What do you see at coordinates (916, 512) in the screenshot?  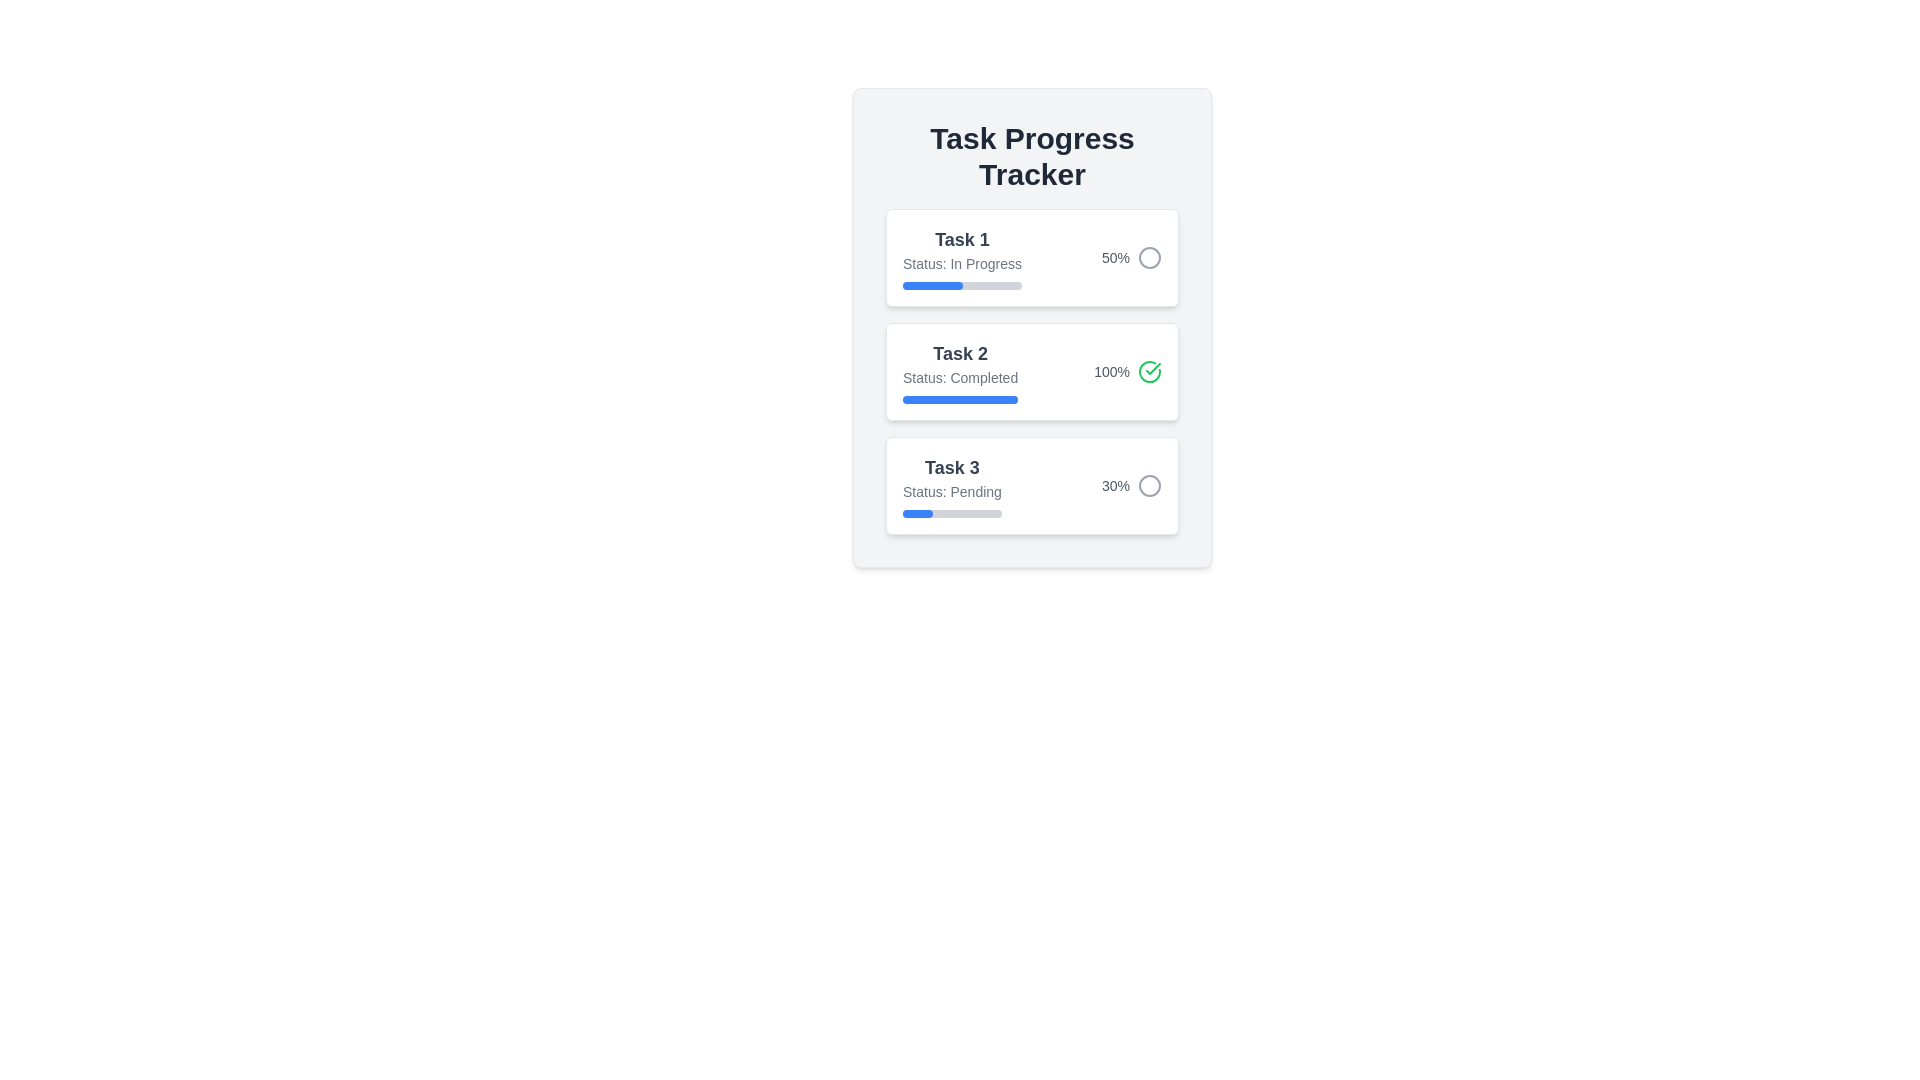 I see `the progress status of the blue progress bar segment in Task 3's progress bar section of the 'Task Progress Tracker' interface` at bounding box center [916, 512].